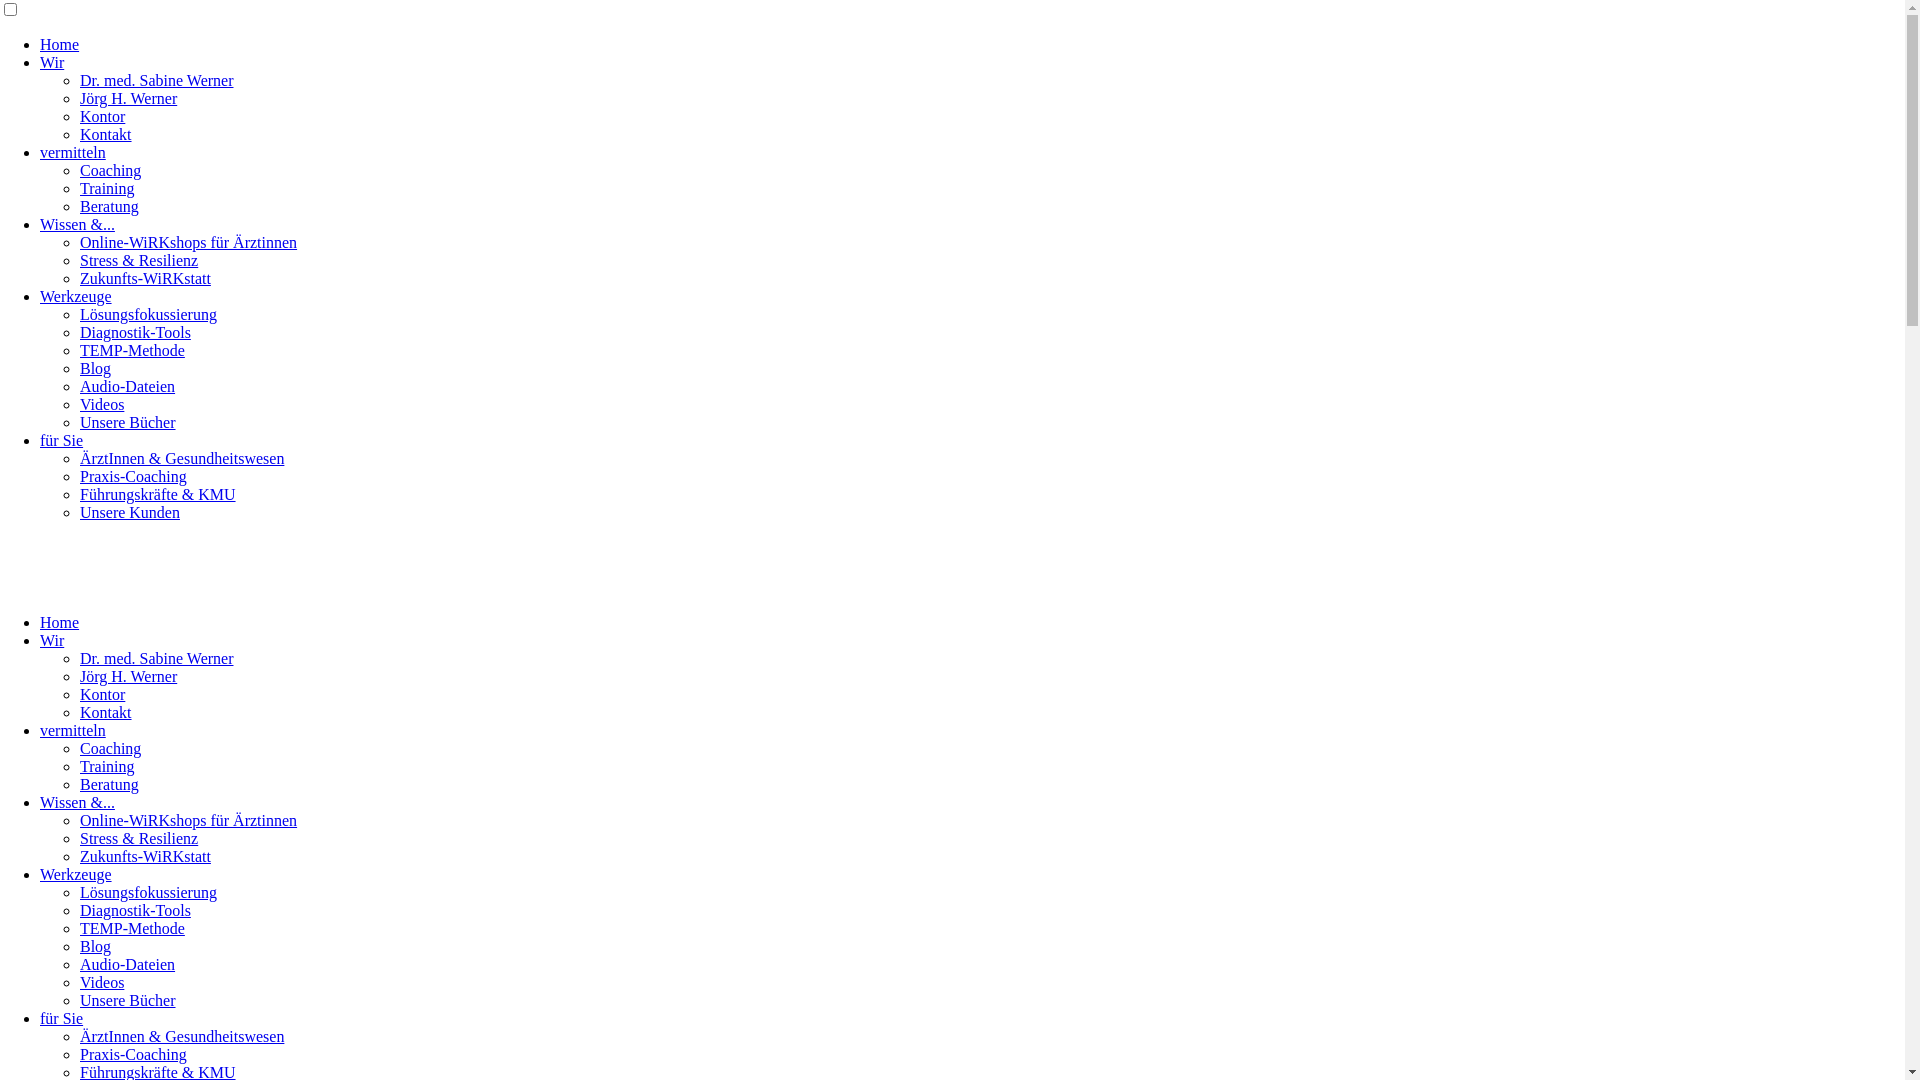 Image resolution: width=1920 pixels, height=1080 pixels. What do you see at coordinates (80, 1053) in the screenshot?
I see `'Praxis-Coaching'` at bounding box center [80, 1053].